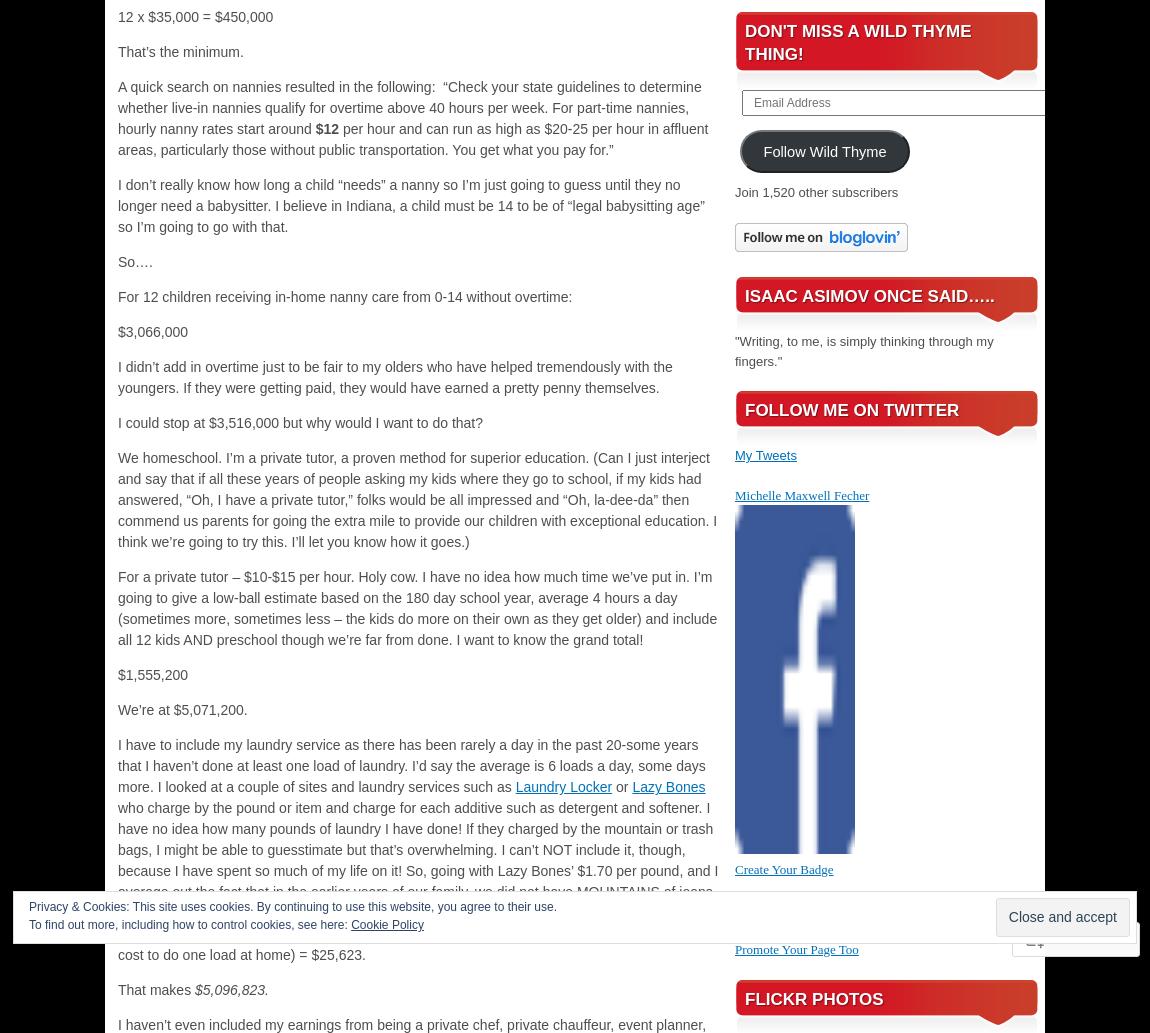  Describe the element at coordinates (179, 51) in the screenshot. I see `'That’s the minimum.'` at that location.